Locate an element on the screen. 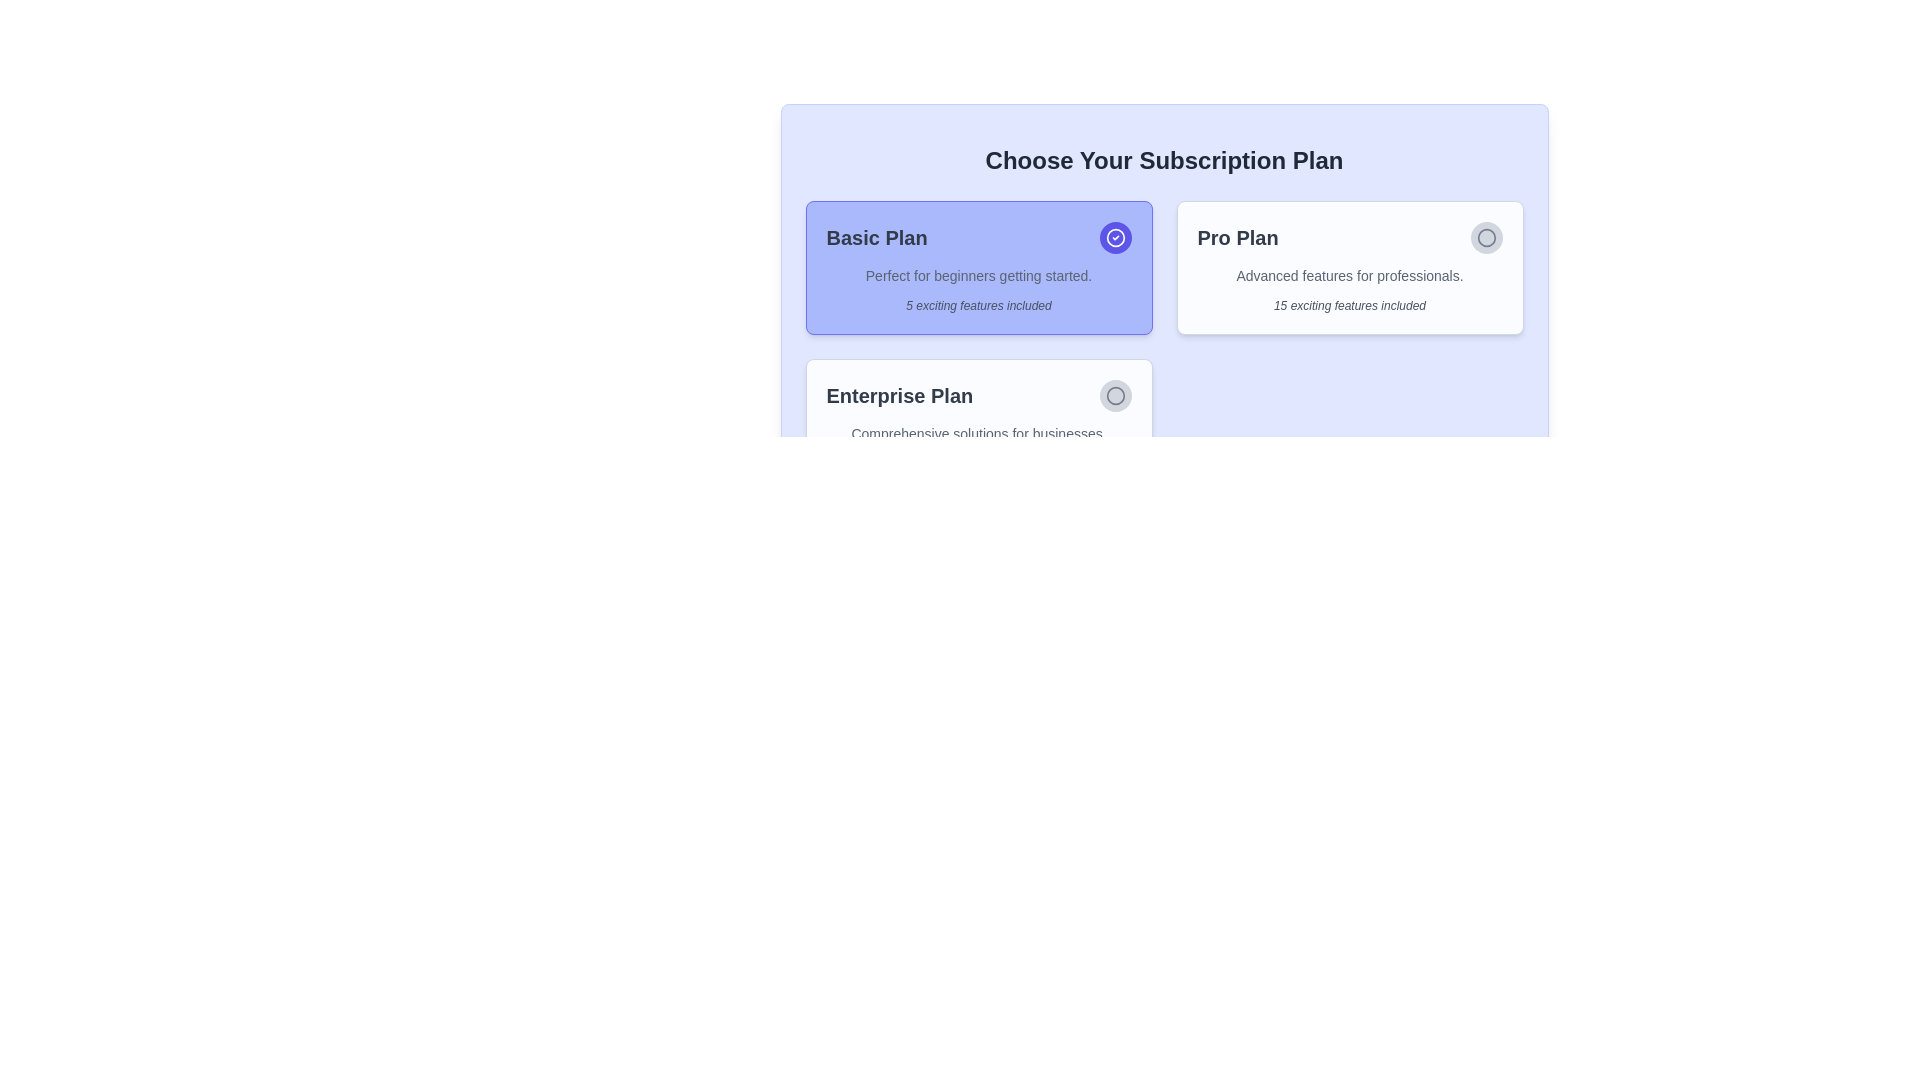 This screenshot has height=1080, width=1920. text label displaying 'Perfect for beginners getting started.' located under the title 'Basic Plan' in the subscription plan card is located at coordinates (979, 276).